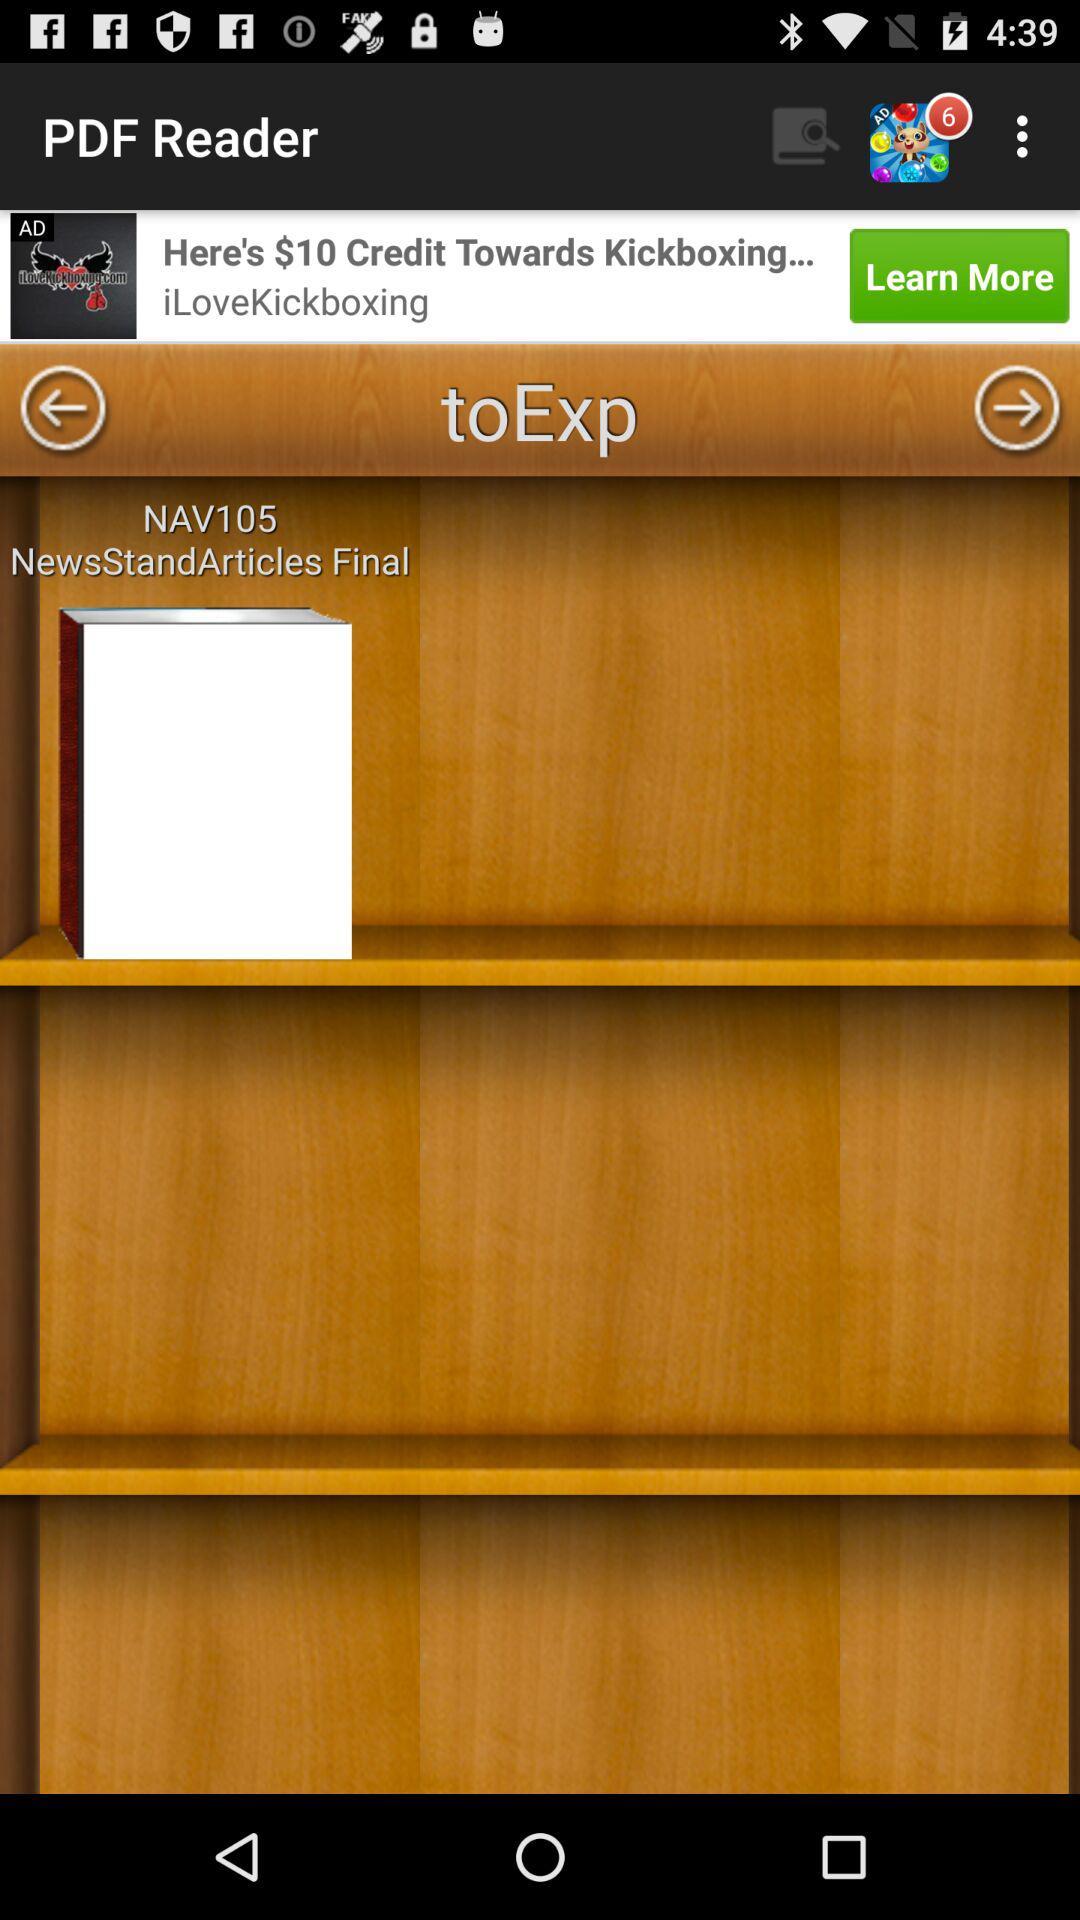 The width and height of the screenshot is (1080, 1920). What do you see at coordinates (61, 438) in the screenshot?
I see `the arrow_backward icon` at bounding box center [61, 438].